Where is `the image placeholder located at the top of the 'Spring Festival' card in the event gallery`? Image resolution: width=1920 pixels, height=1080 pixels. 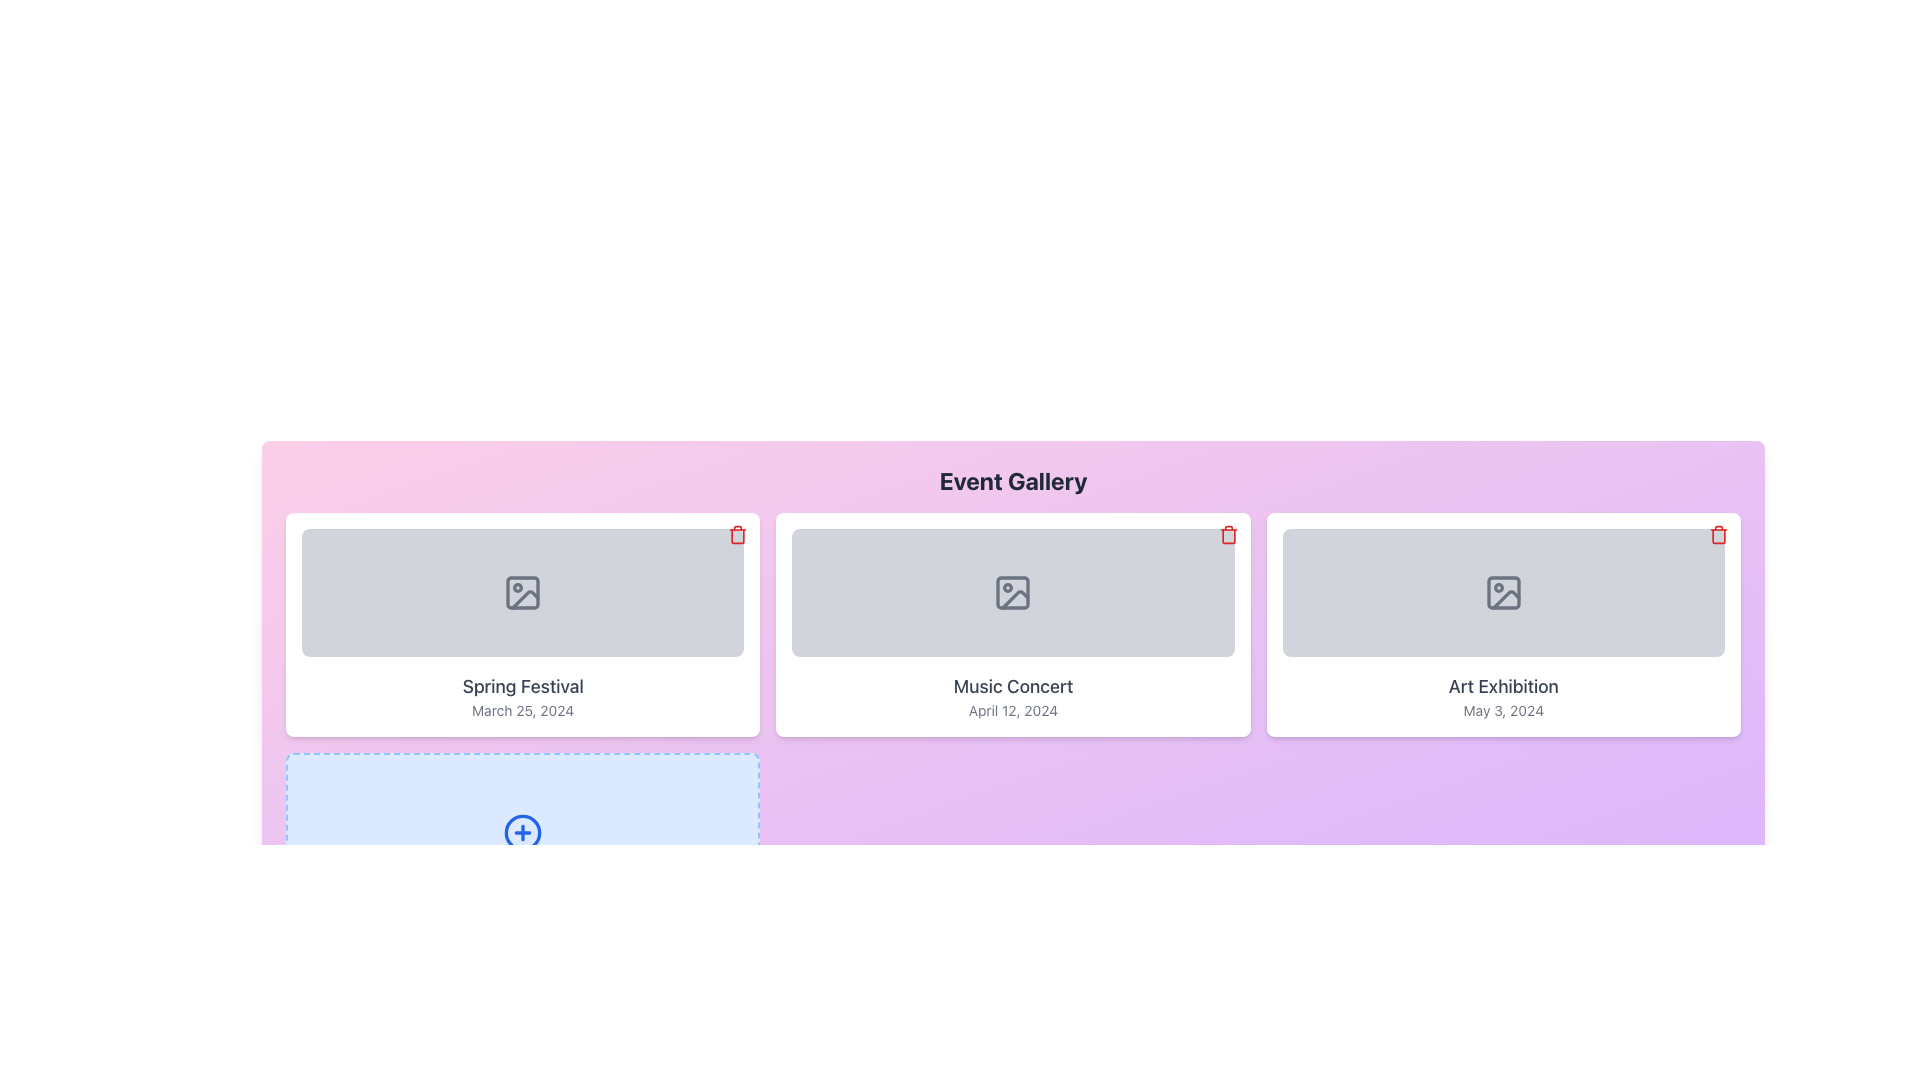
the image placeholder located at the top of the 'Spring Festival' card in the event gallery is located at coordinates (523, 592).